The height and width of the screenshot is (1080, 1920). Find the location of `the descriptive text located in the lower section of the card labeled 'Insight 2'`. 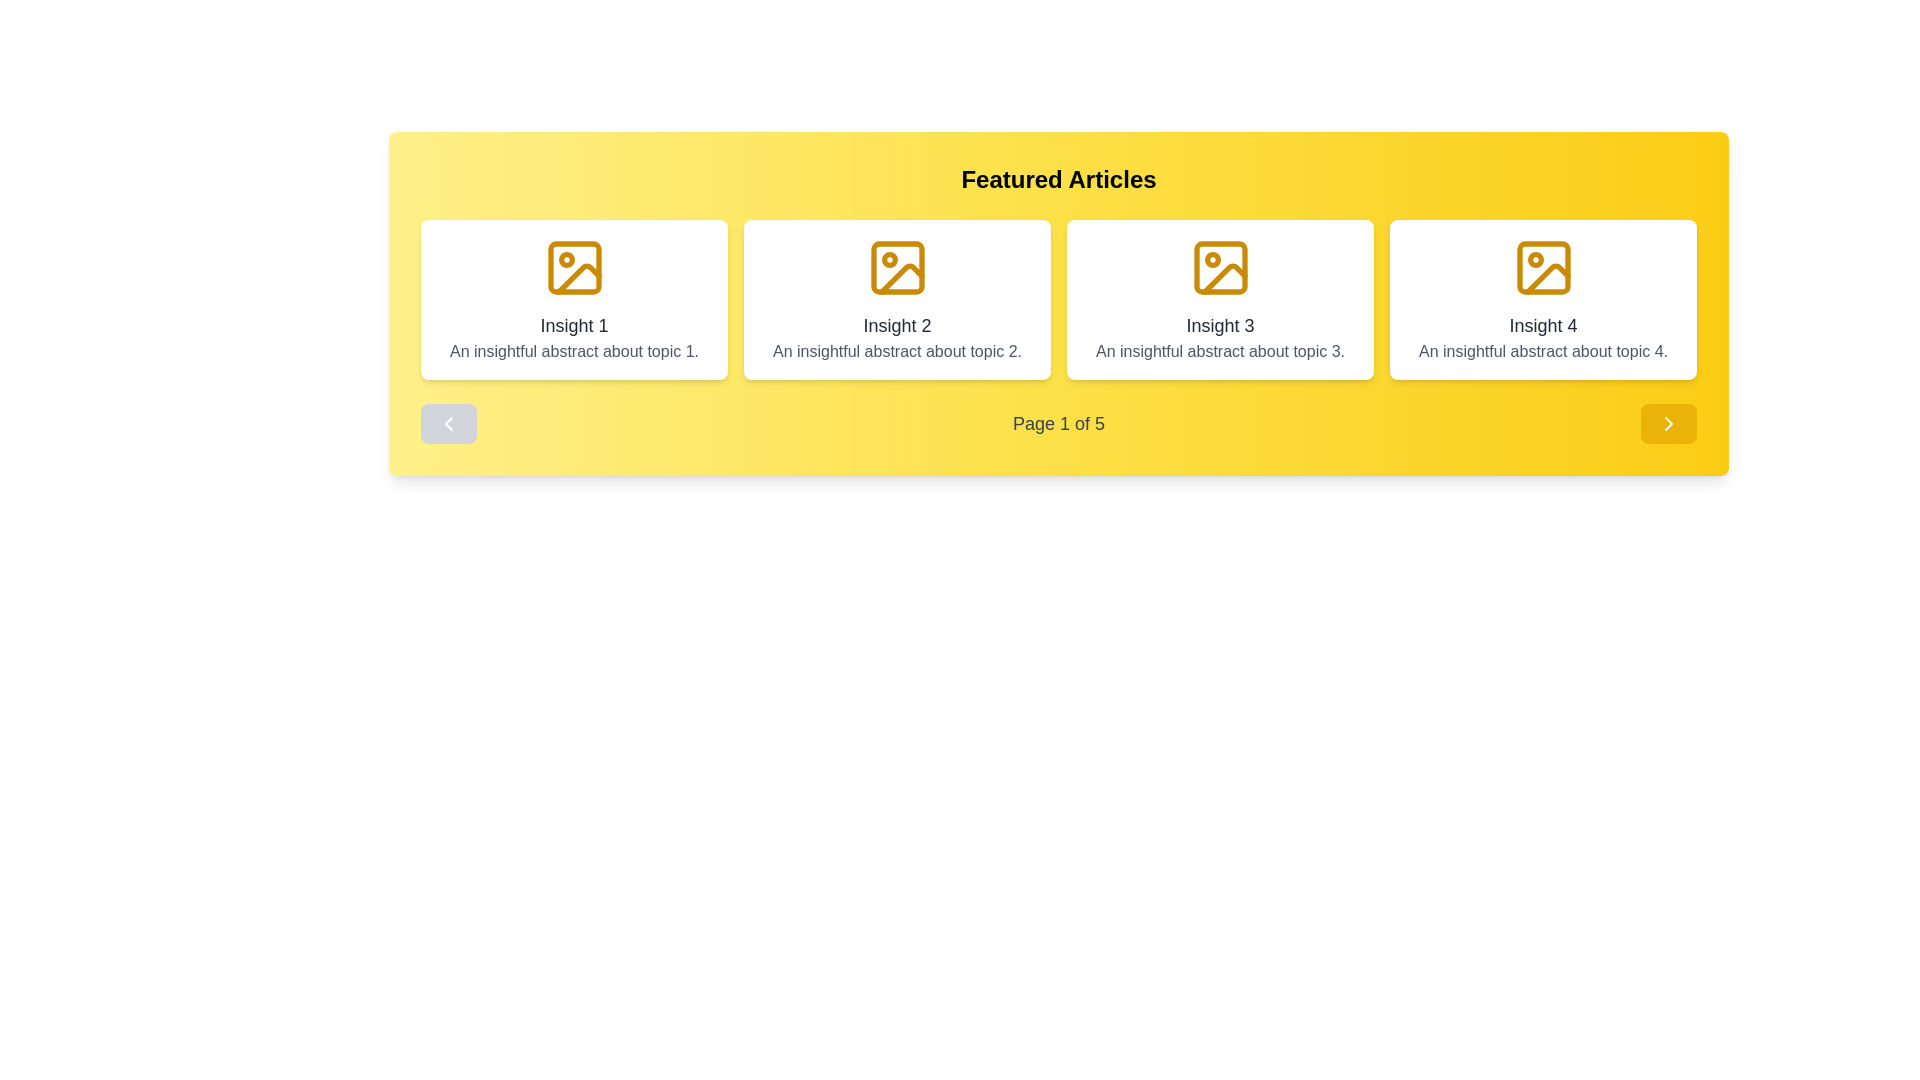

the descriptive text located in the lower section of the card labeled 'Insight 2' is located at coordinates (896, 350).